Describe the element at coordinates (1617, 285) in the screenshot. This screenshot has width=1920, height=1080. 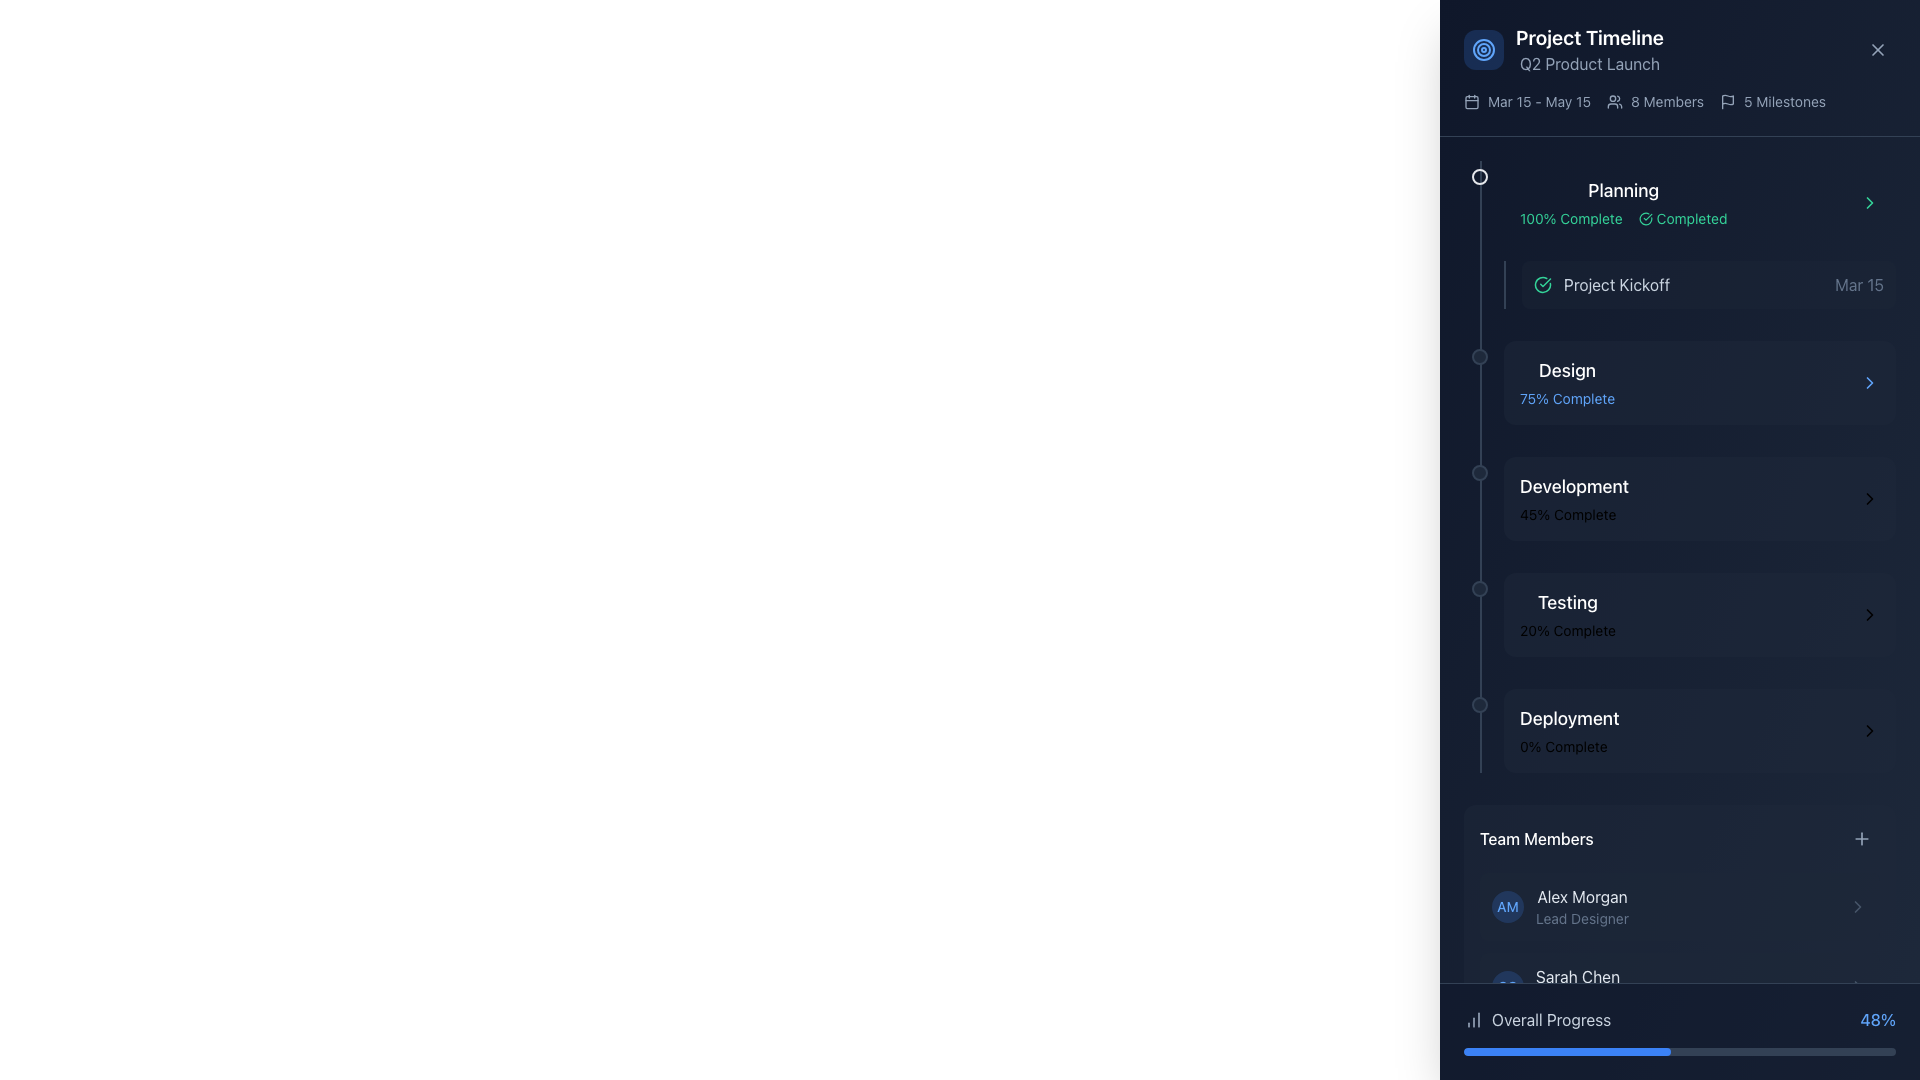
I see `the 'Project Kickoff' text label in the 'Planning' section of the project timeline interface, which is aligned next to a green checkmark icon` at that location.